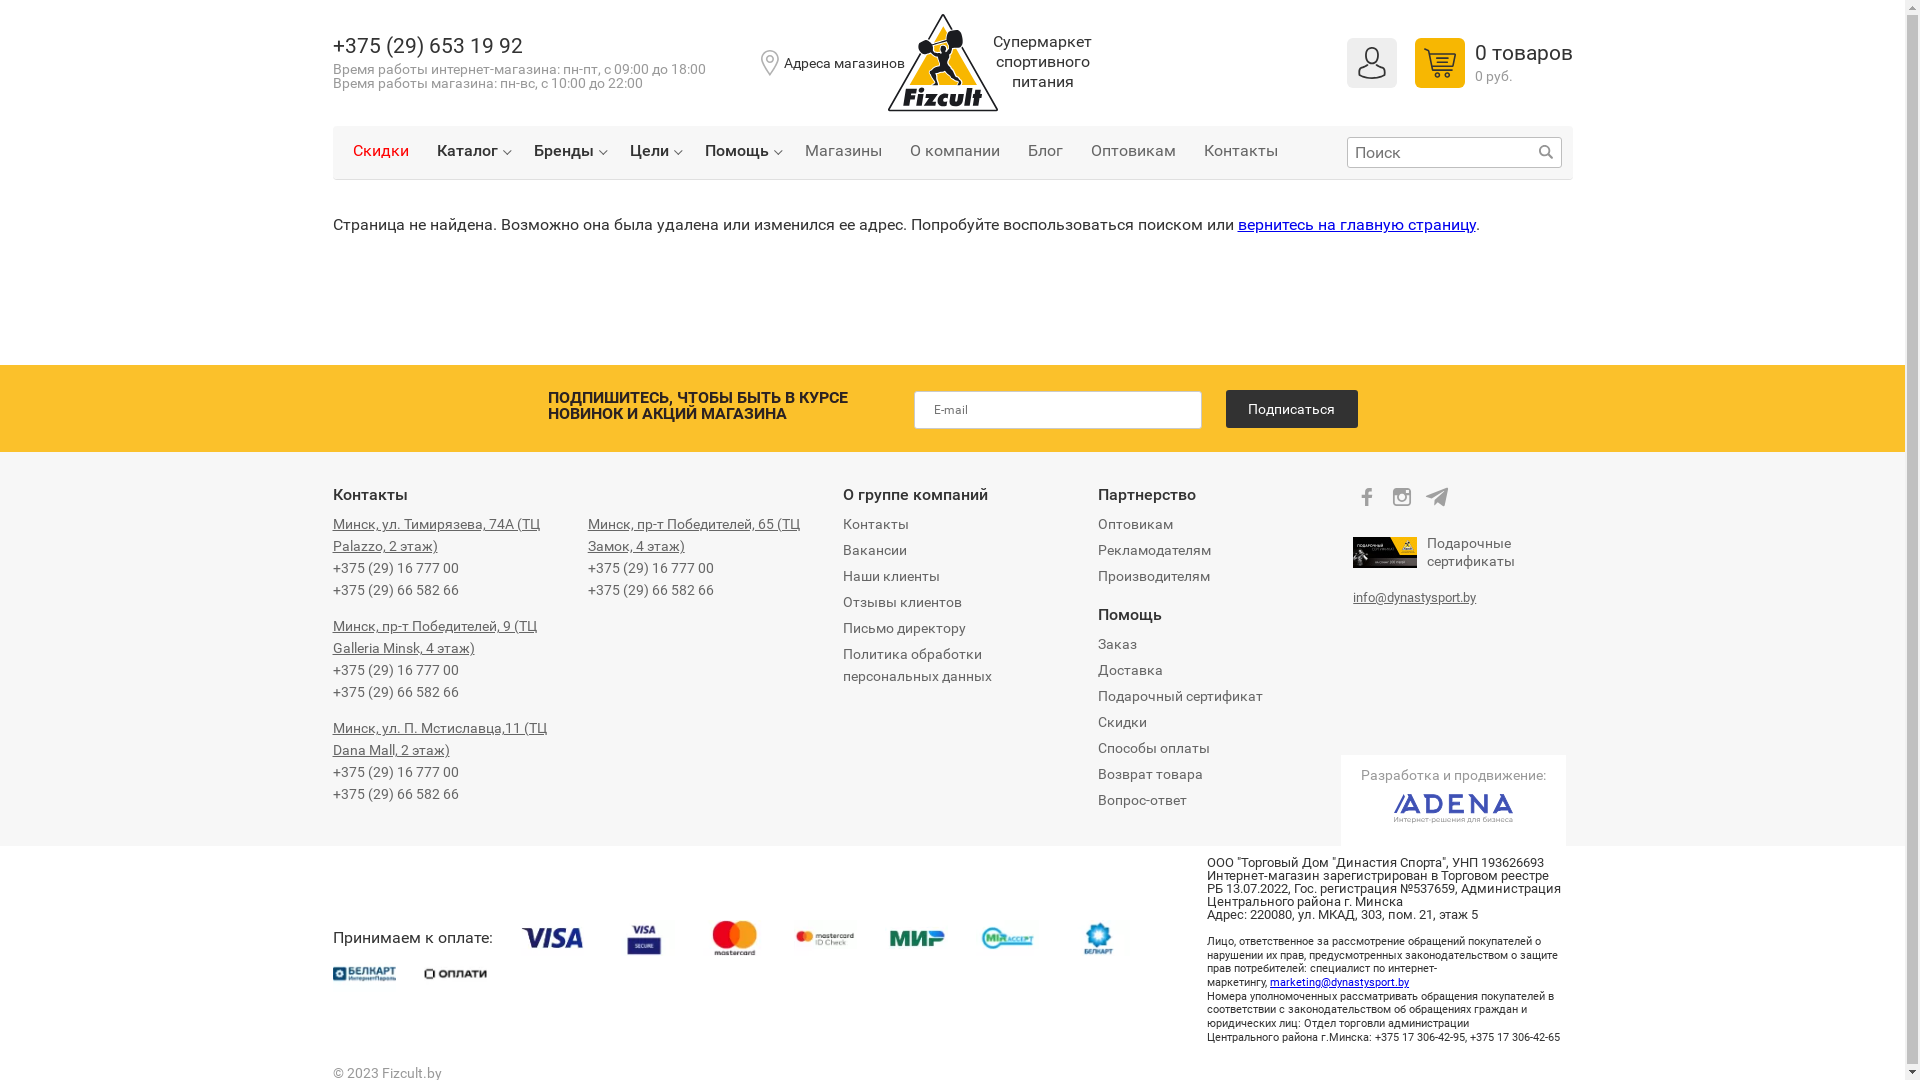 The height and width of the screenshot is (1080, 1920). Describe the element at coordinates (651, 567) in the screenshot. I see `'+375 (29) 16 777 00'` at that location.